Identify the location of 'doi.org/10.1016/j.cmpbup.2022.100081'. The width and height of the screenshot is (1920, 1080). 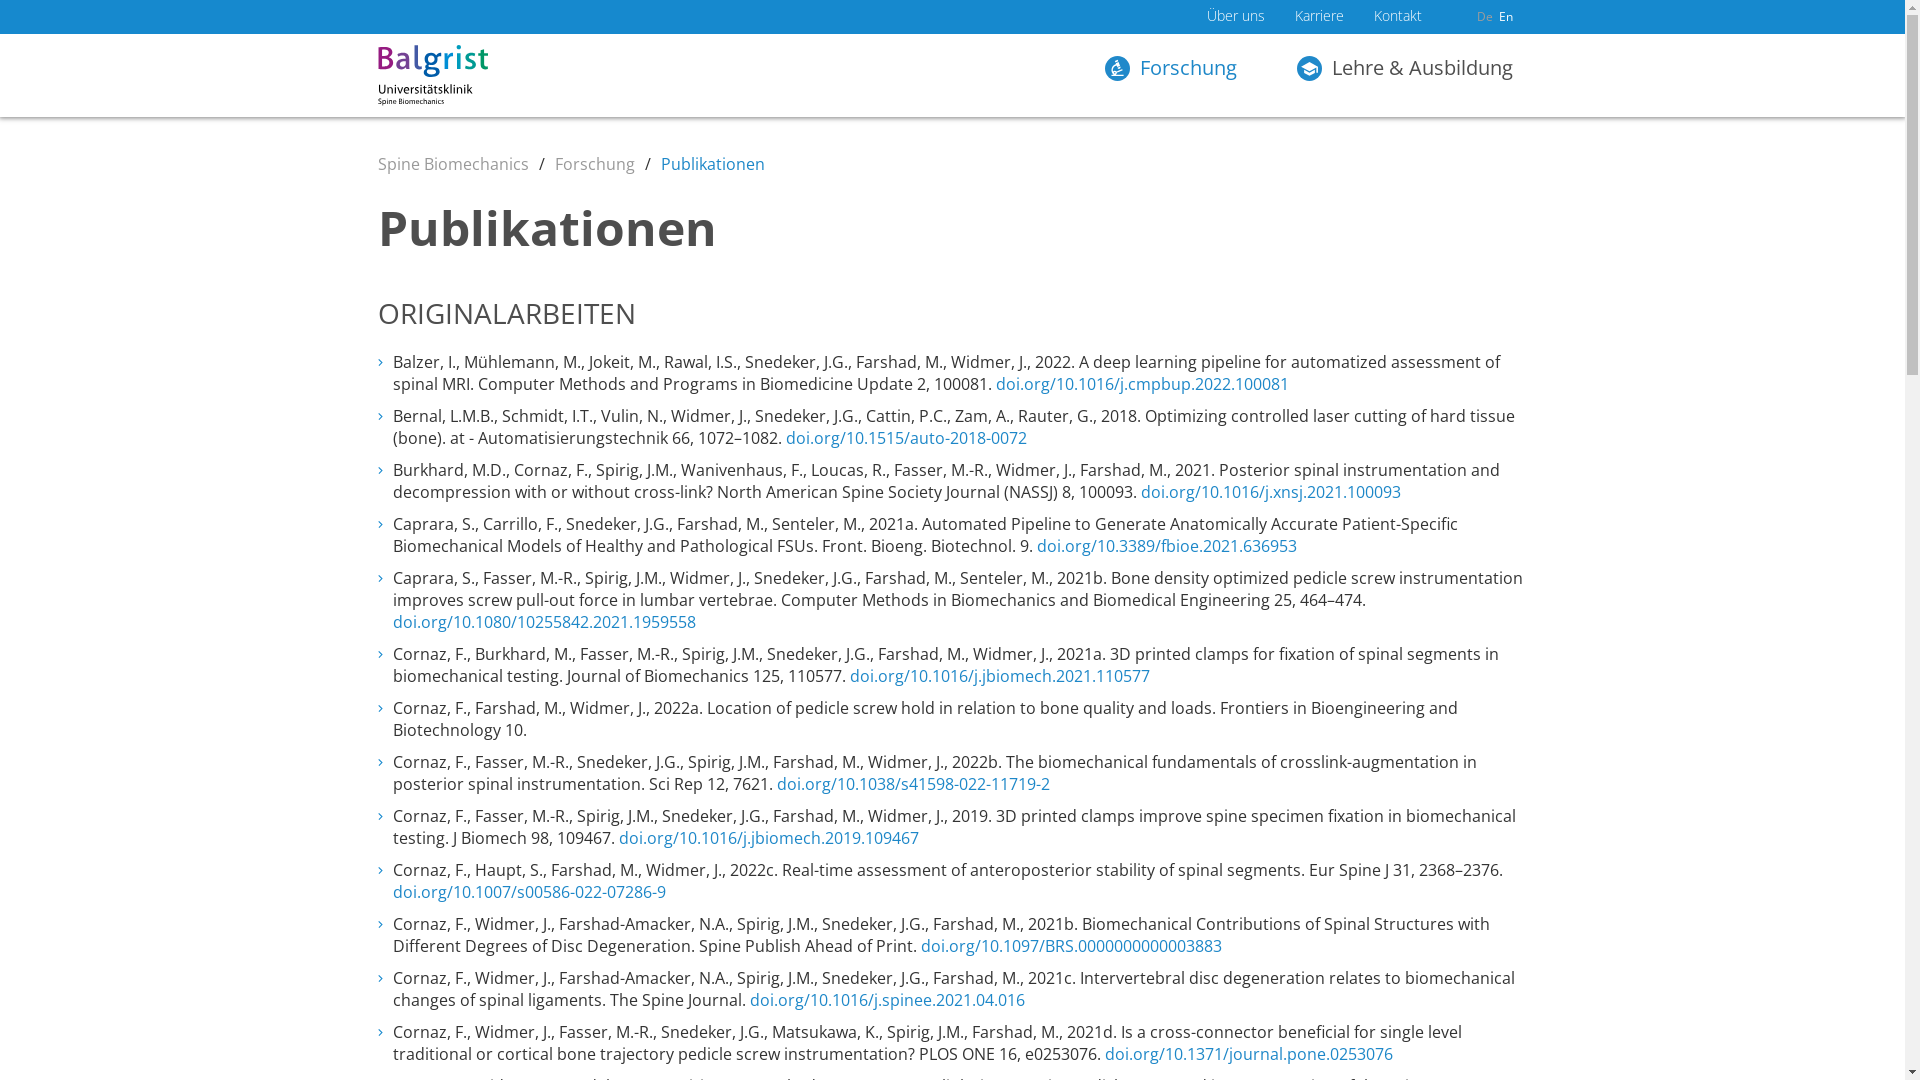
(1142, 384).